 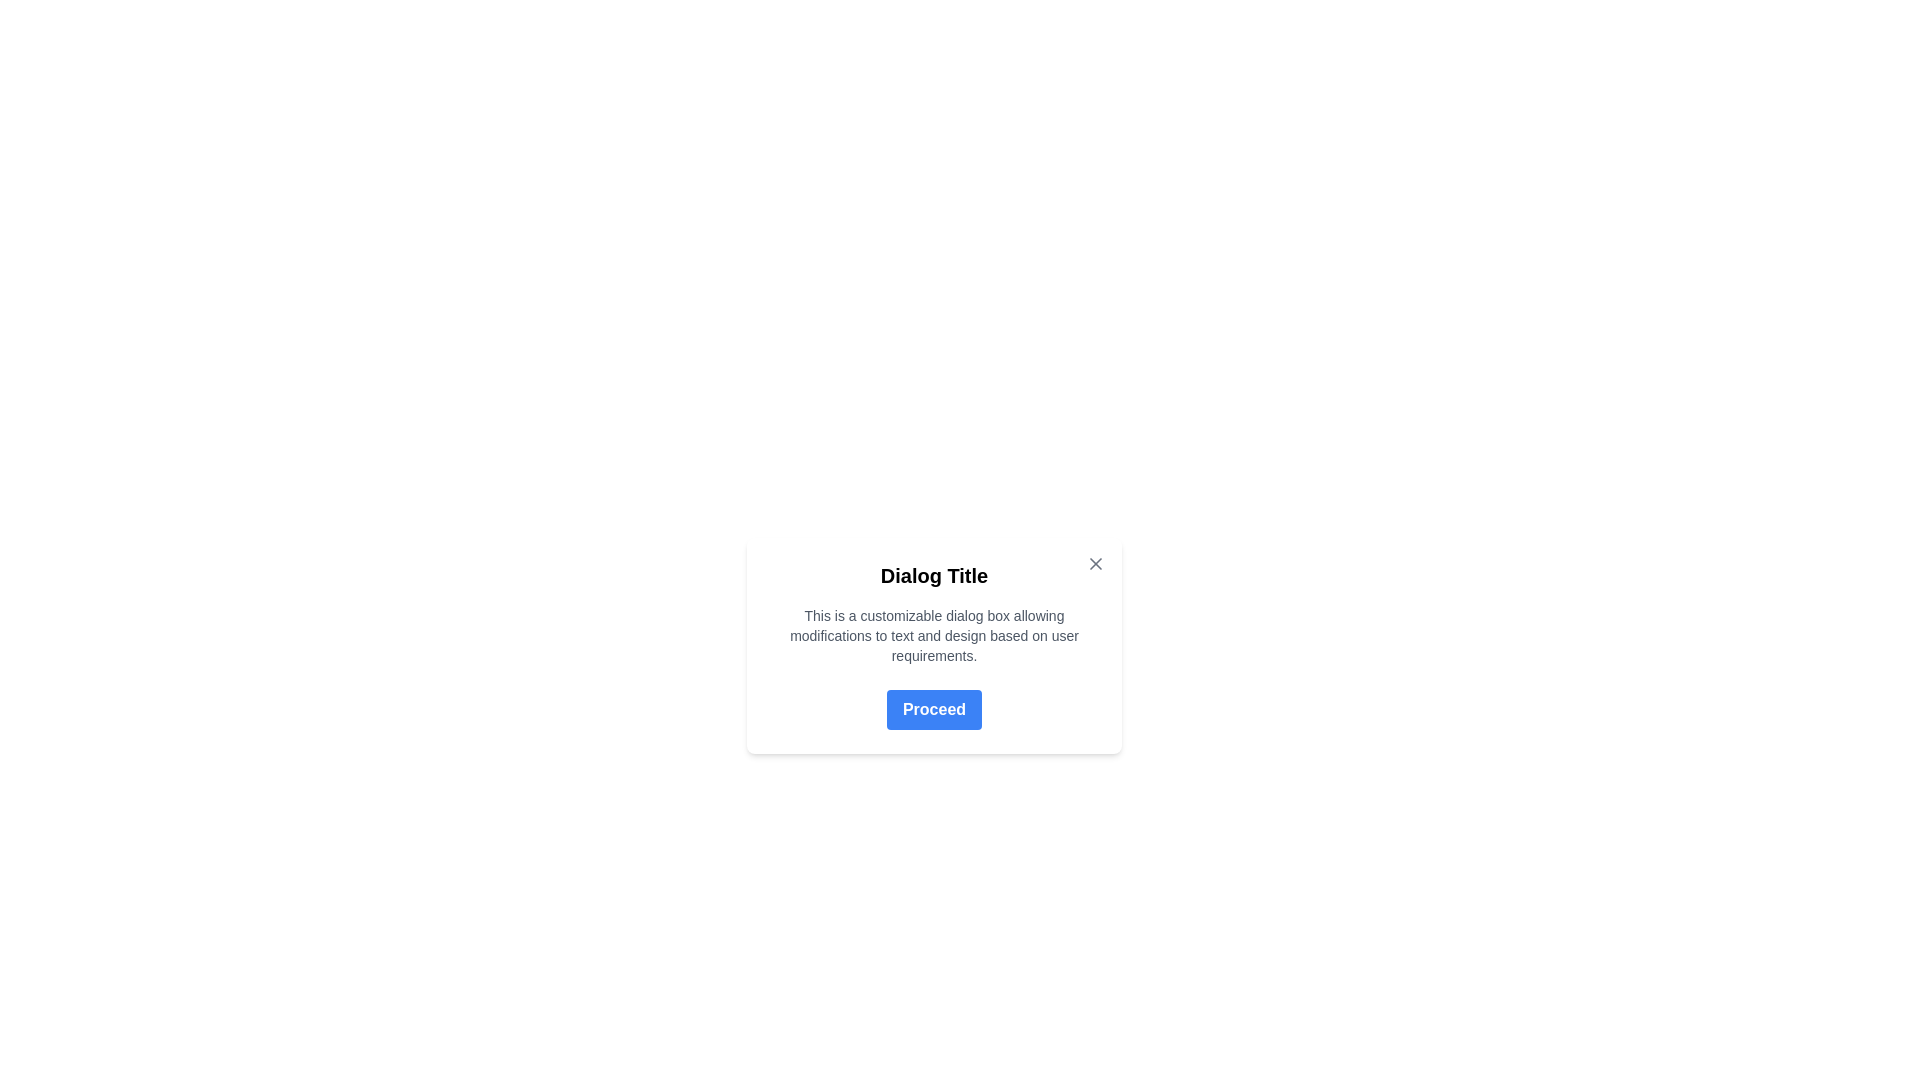 What do you see at coordinates (1094, 563) in the screenshot?
I see `the close button located at the top-right corner of the dialog box to change its color` at bounding box center [1094, 563].